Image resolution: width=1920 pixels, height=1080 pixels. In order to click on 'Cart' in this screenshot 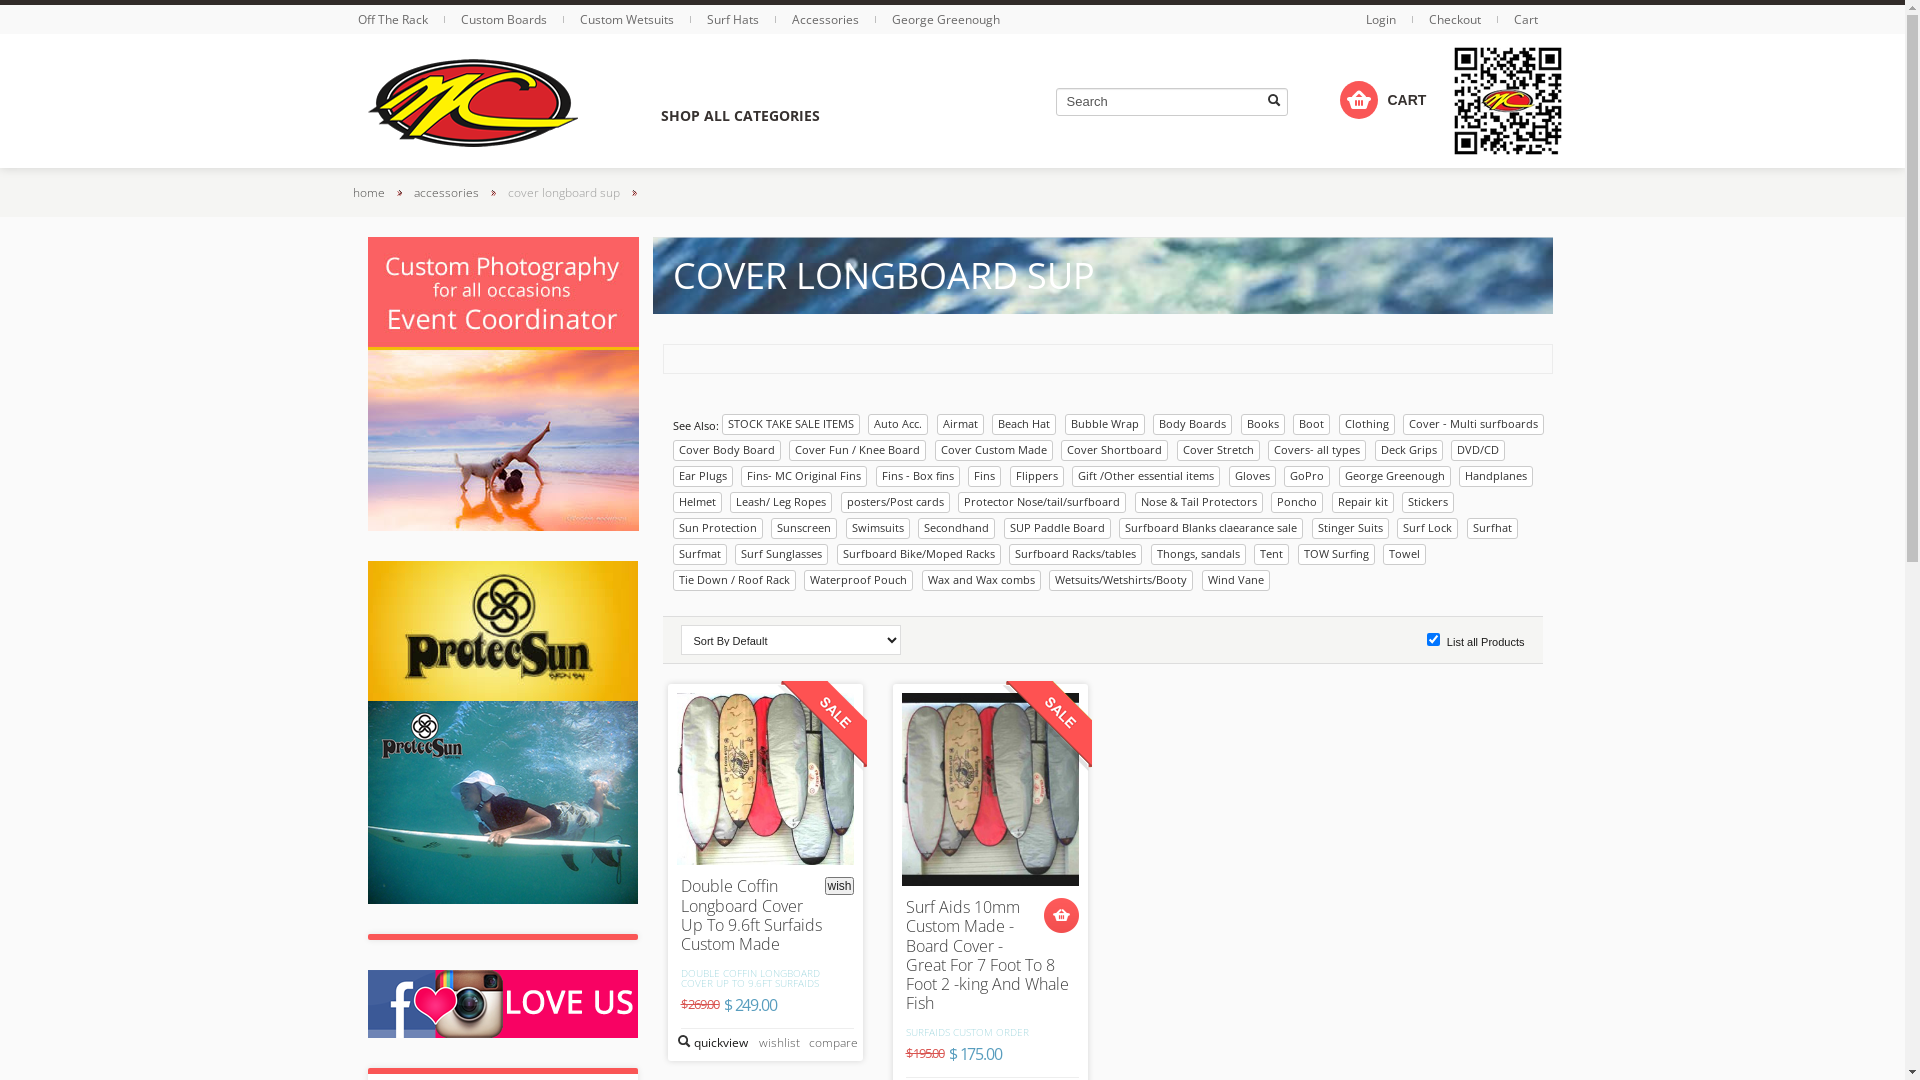, I will do `click(1525, 19)`.